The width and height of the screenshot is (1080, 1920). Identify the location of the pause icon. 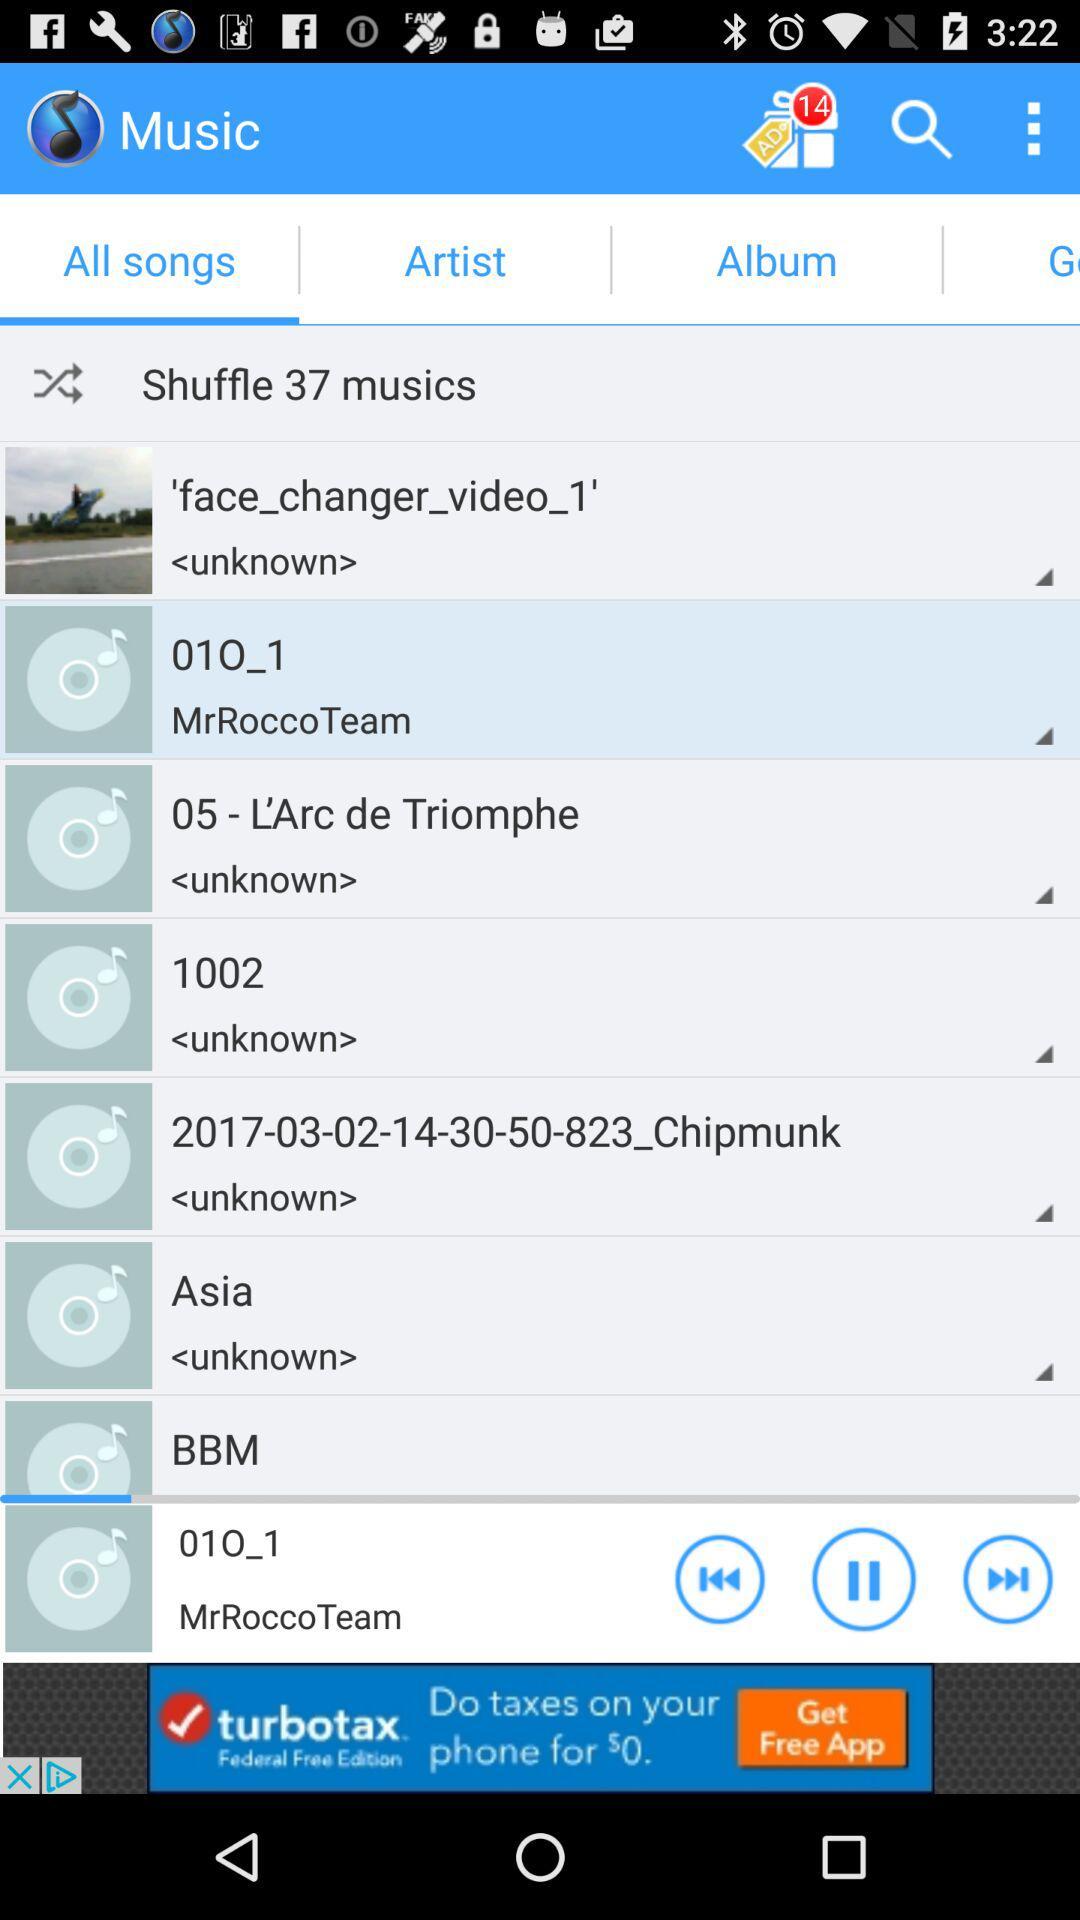
(863, 1688).